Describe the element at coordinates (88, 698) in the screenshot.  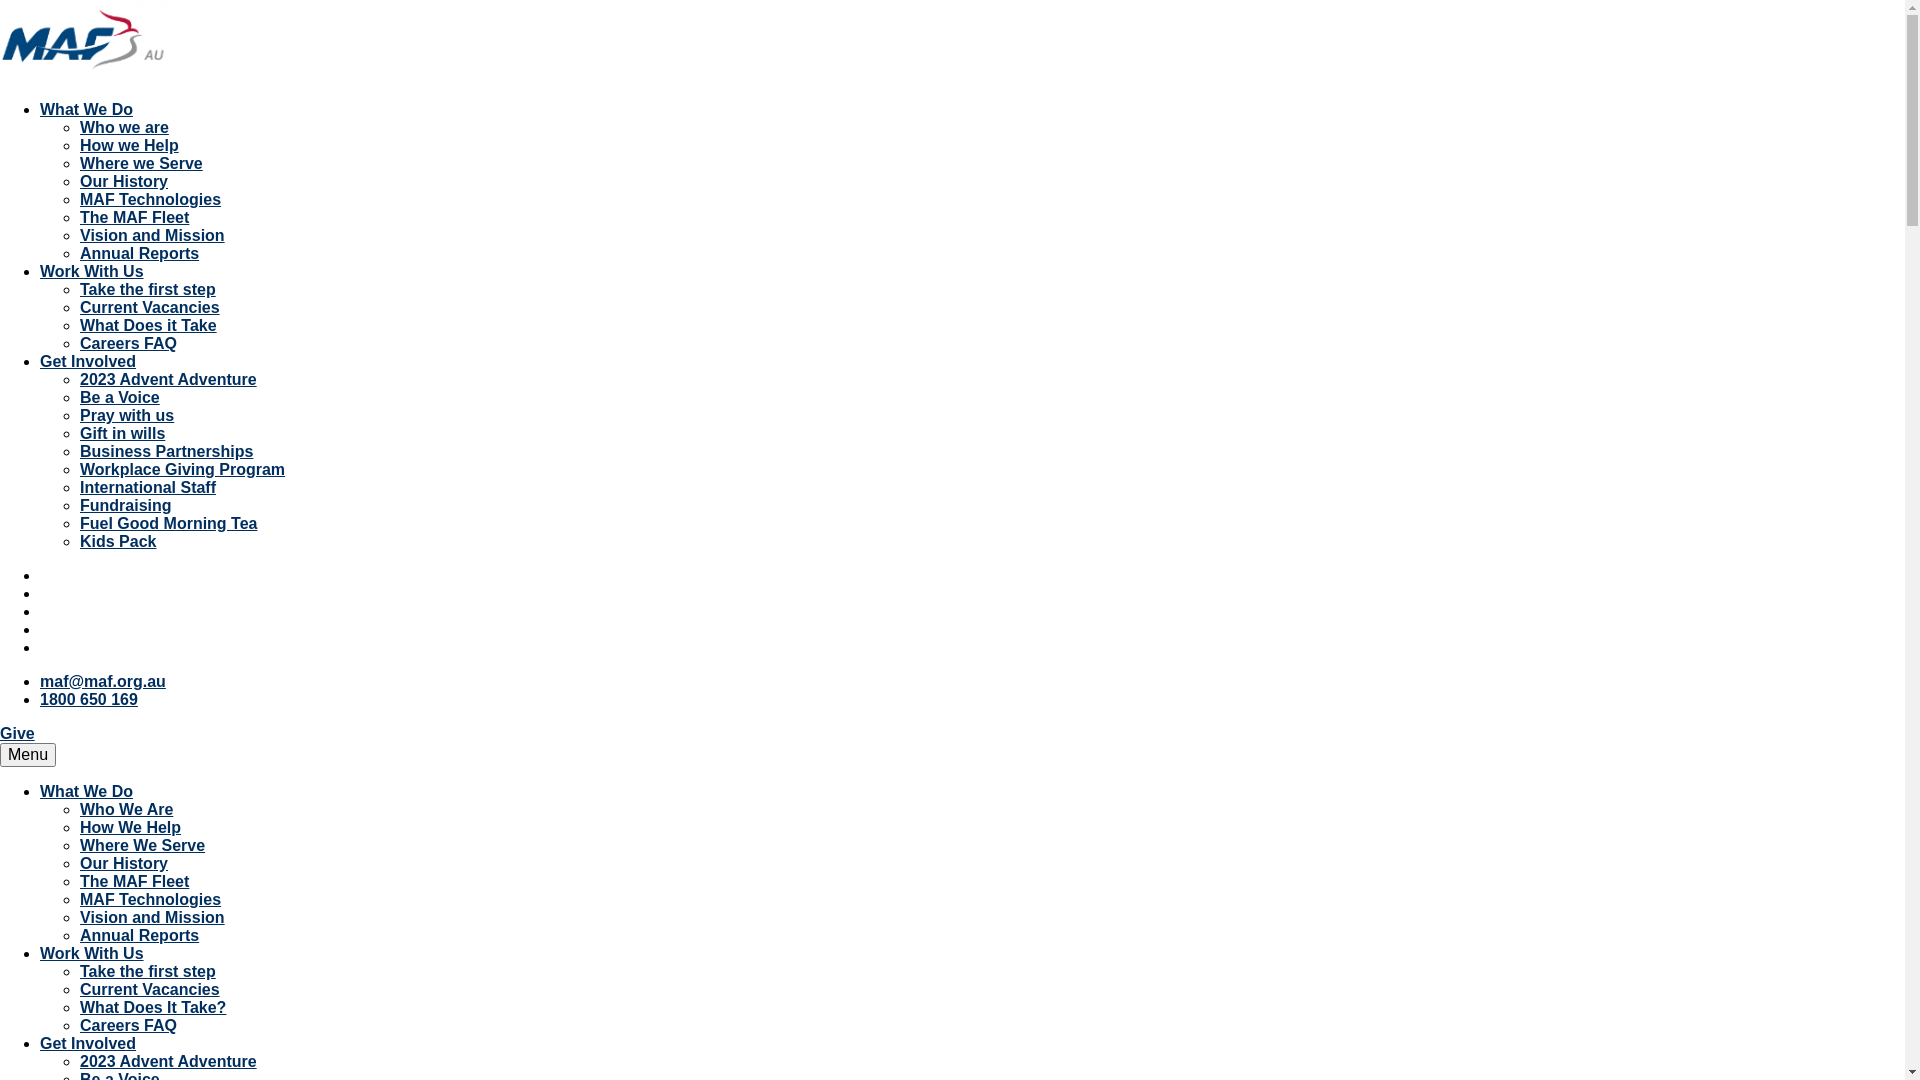
I see `'1800 650 169'` at that location.